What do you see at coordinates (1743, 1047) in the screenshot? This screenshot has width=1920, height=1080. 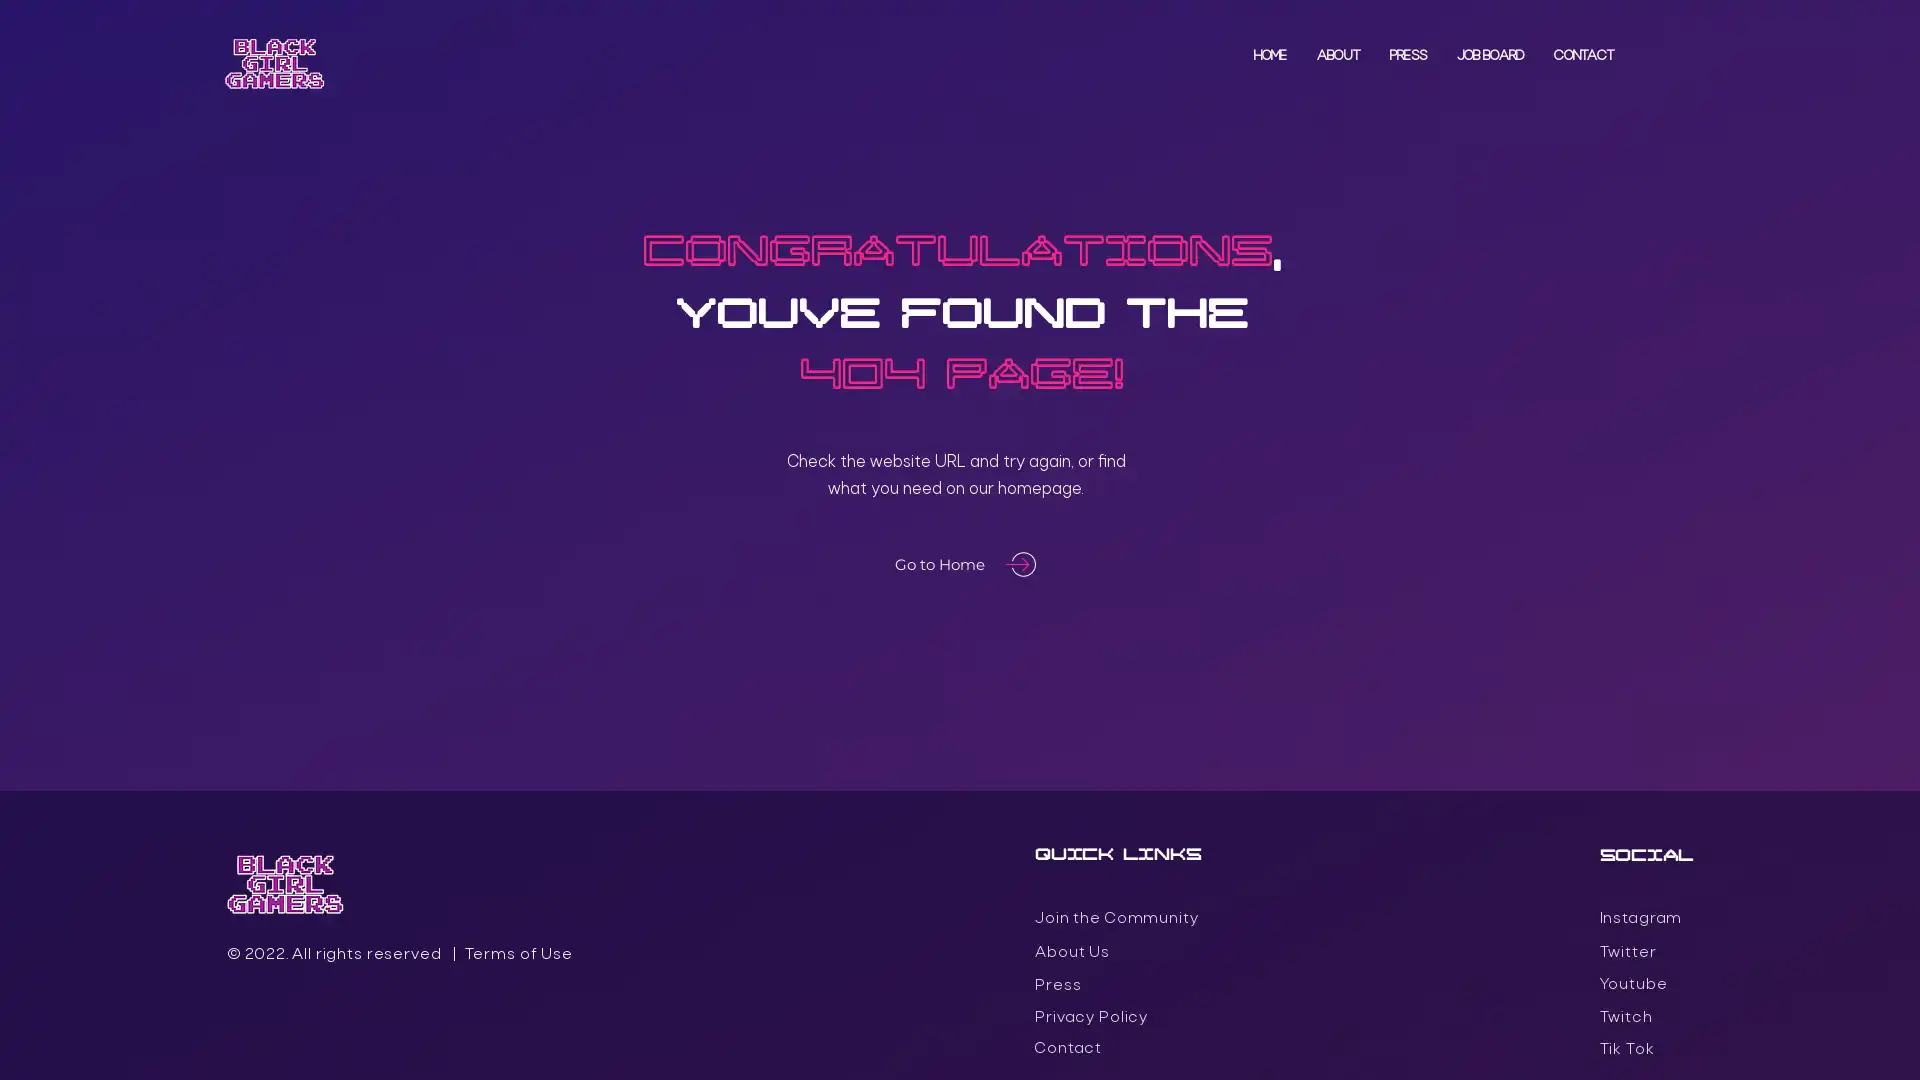 I see `Settings` at bounding box center [1743, 1047].